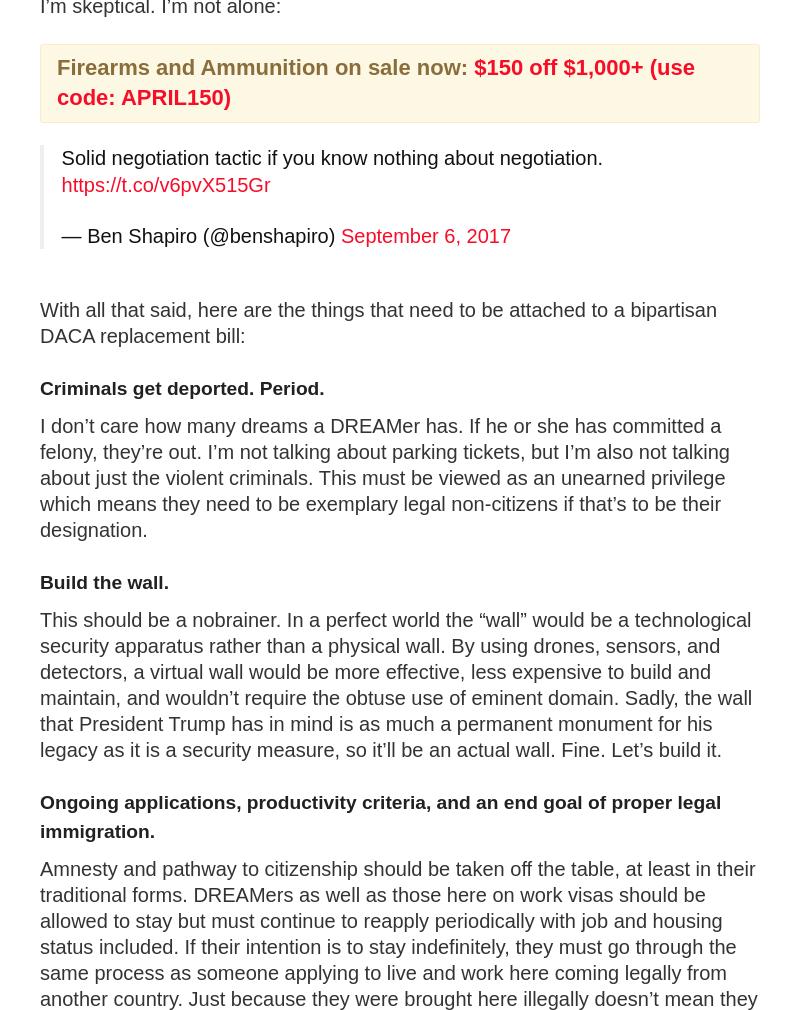 Image resolution: width=800 pixels, height=1010 pixels. I want to click on 'Ongoing applications, productivity criteria, and an end goal of proper legal immigration.', so click(379, 815).